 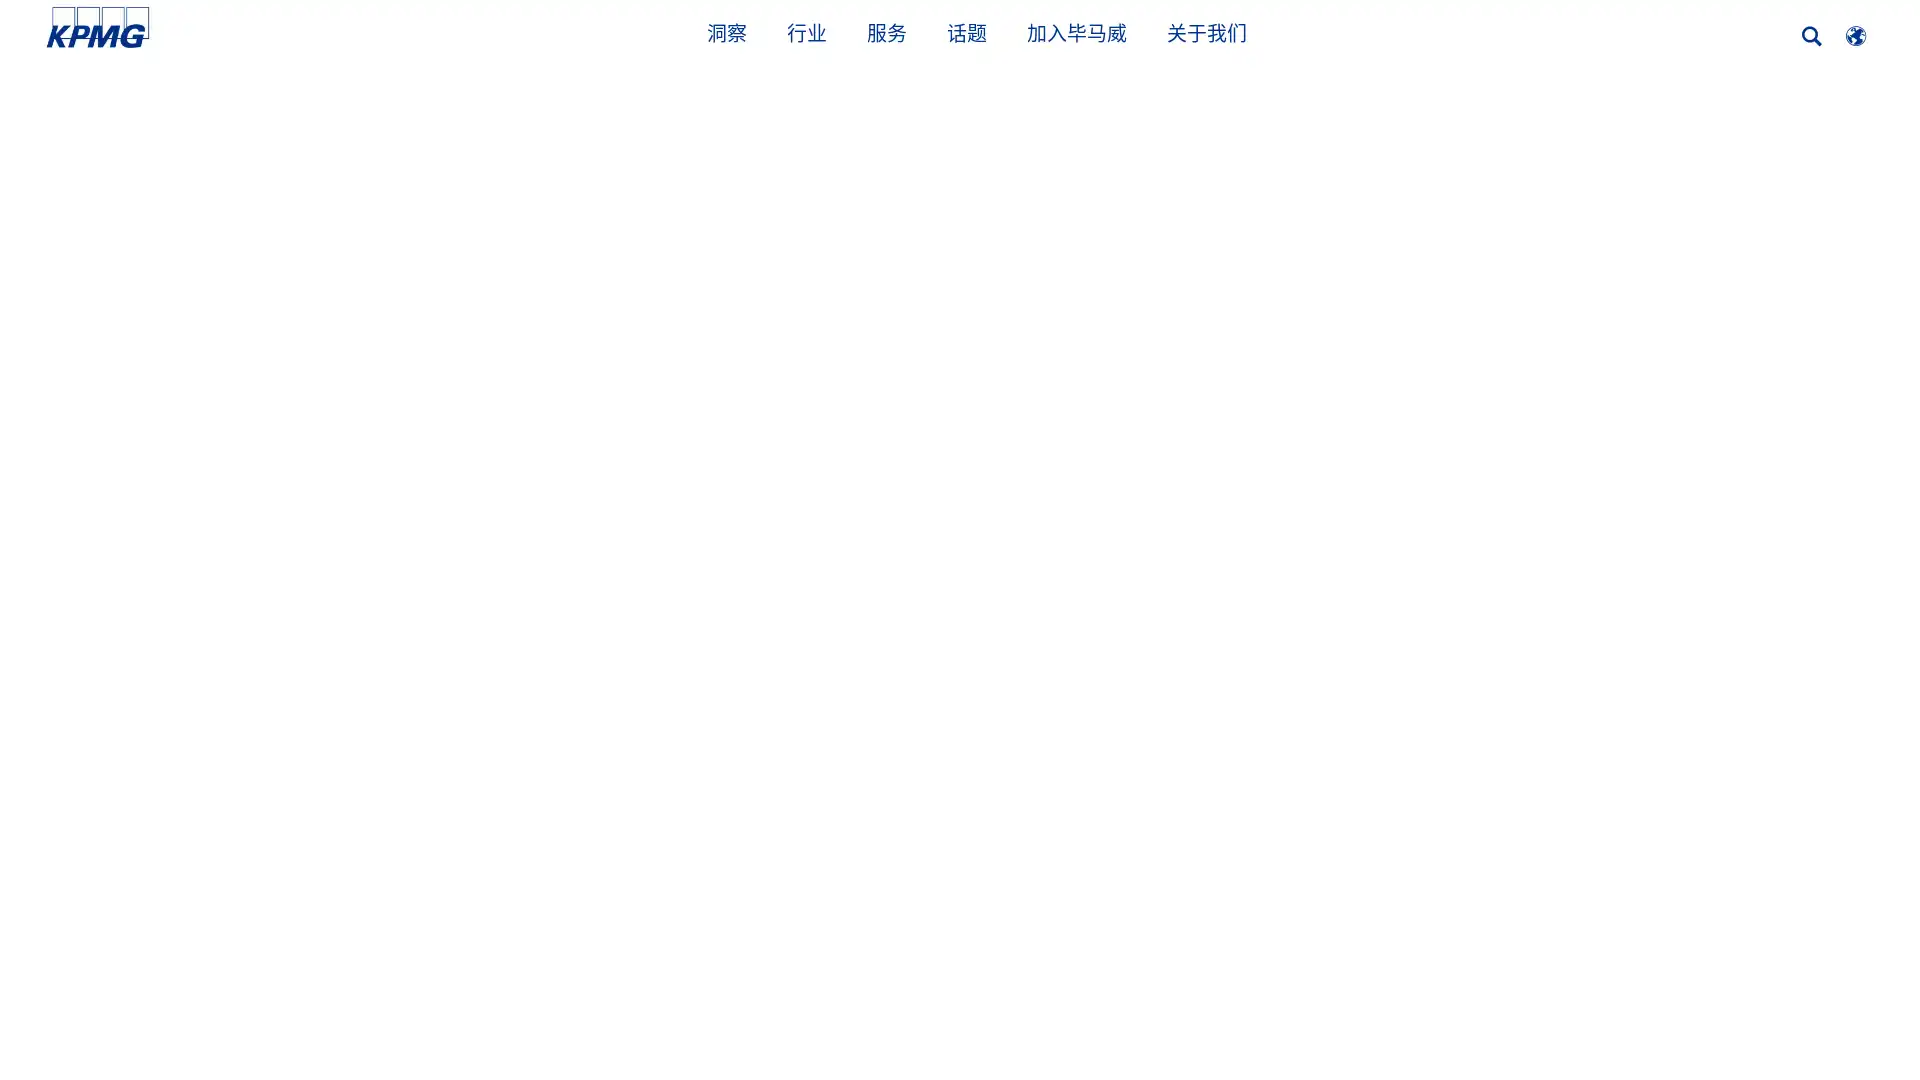 What do you see at coordinates (1541, 1013) in the screenshot?
I see `cookie` at bounding box center [1541, 1013].